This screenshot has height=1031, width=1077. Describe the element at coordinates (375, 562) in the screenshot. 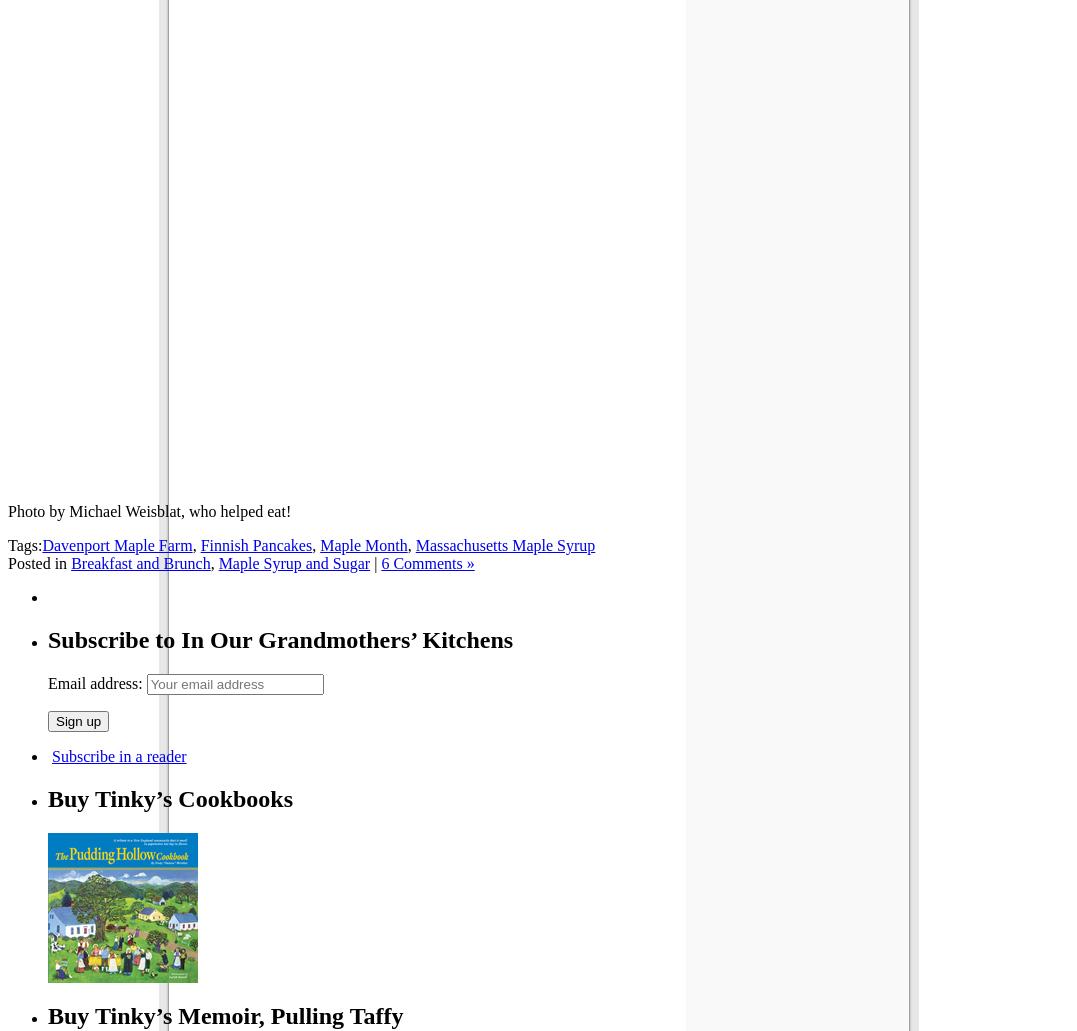

I see `'|'` at that location.